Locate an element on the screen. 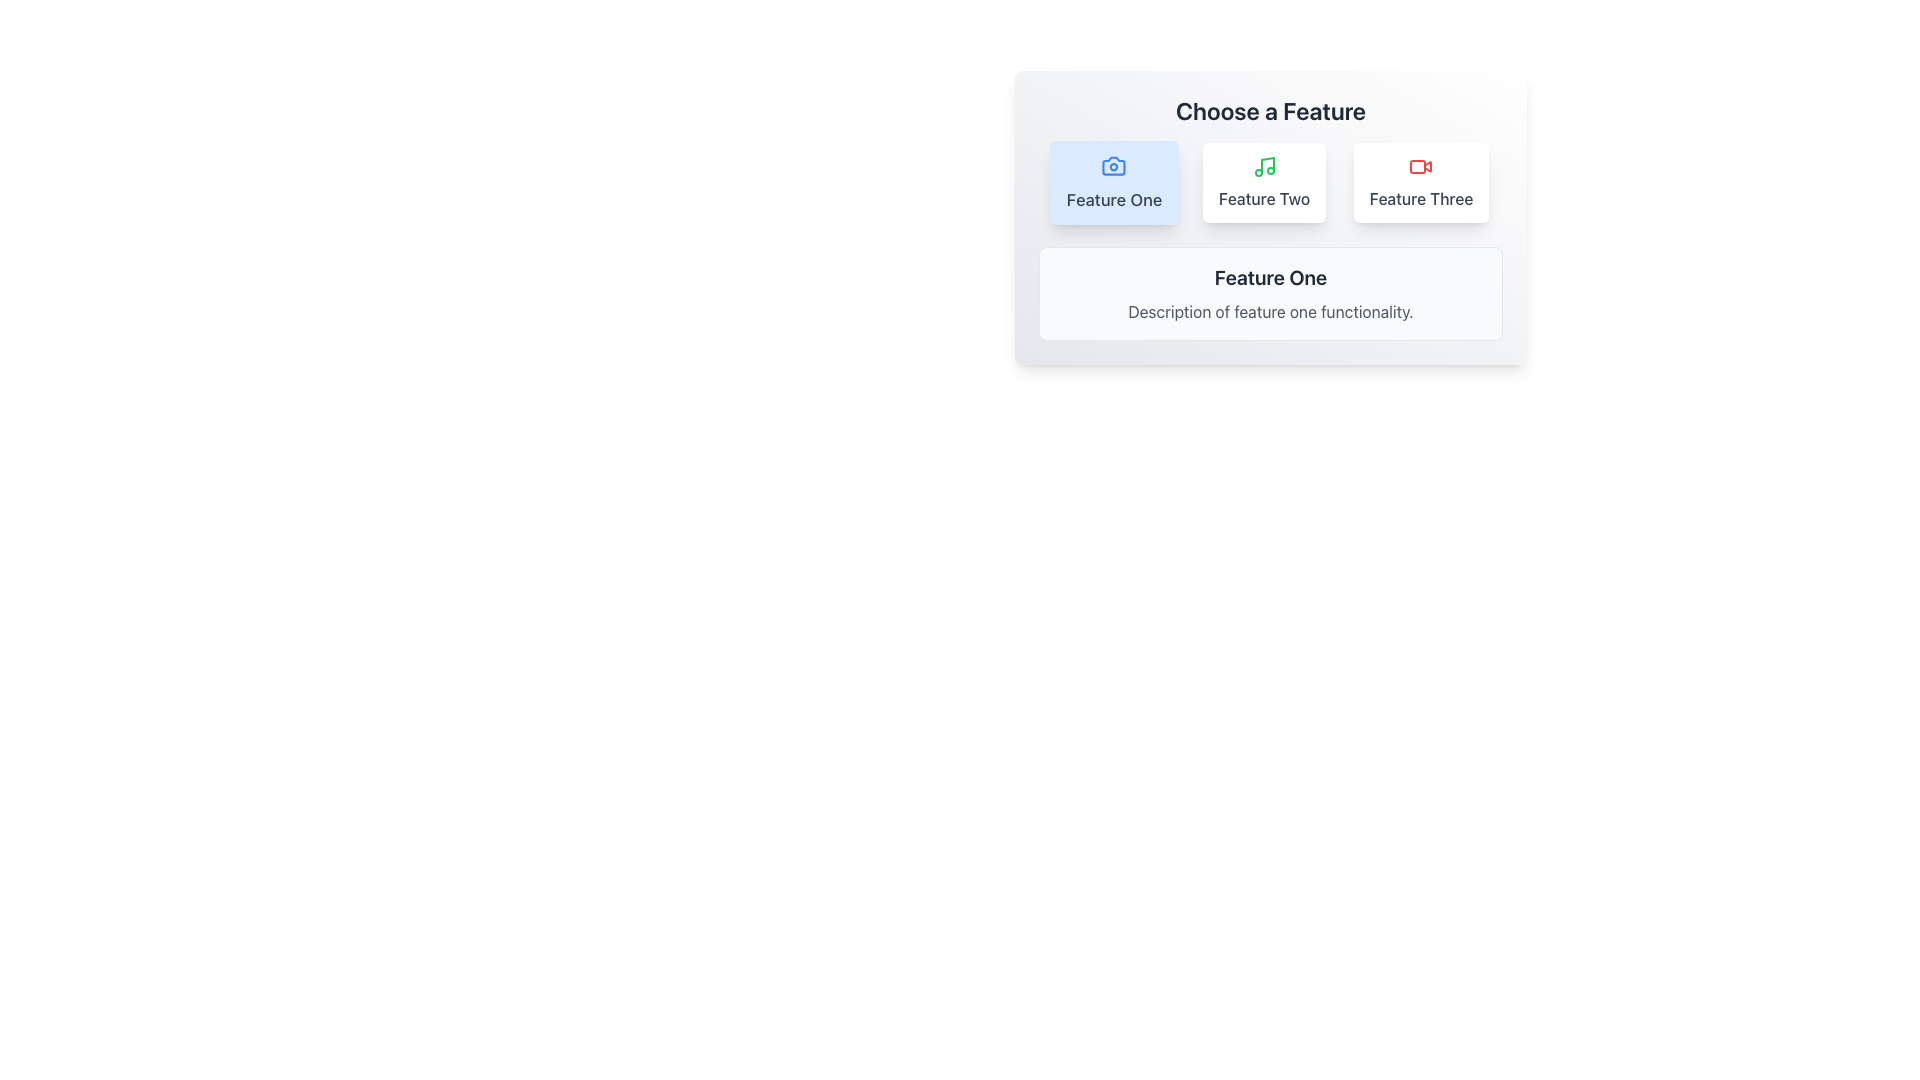  the video-related feature icon located in the 'Feature Three' section, positioned between 'Feature Two' and the text 'Feature Three' is located at coordinates (1420, 165).